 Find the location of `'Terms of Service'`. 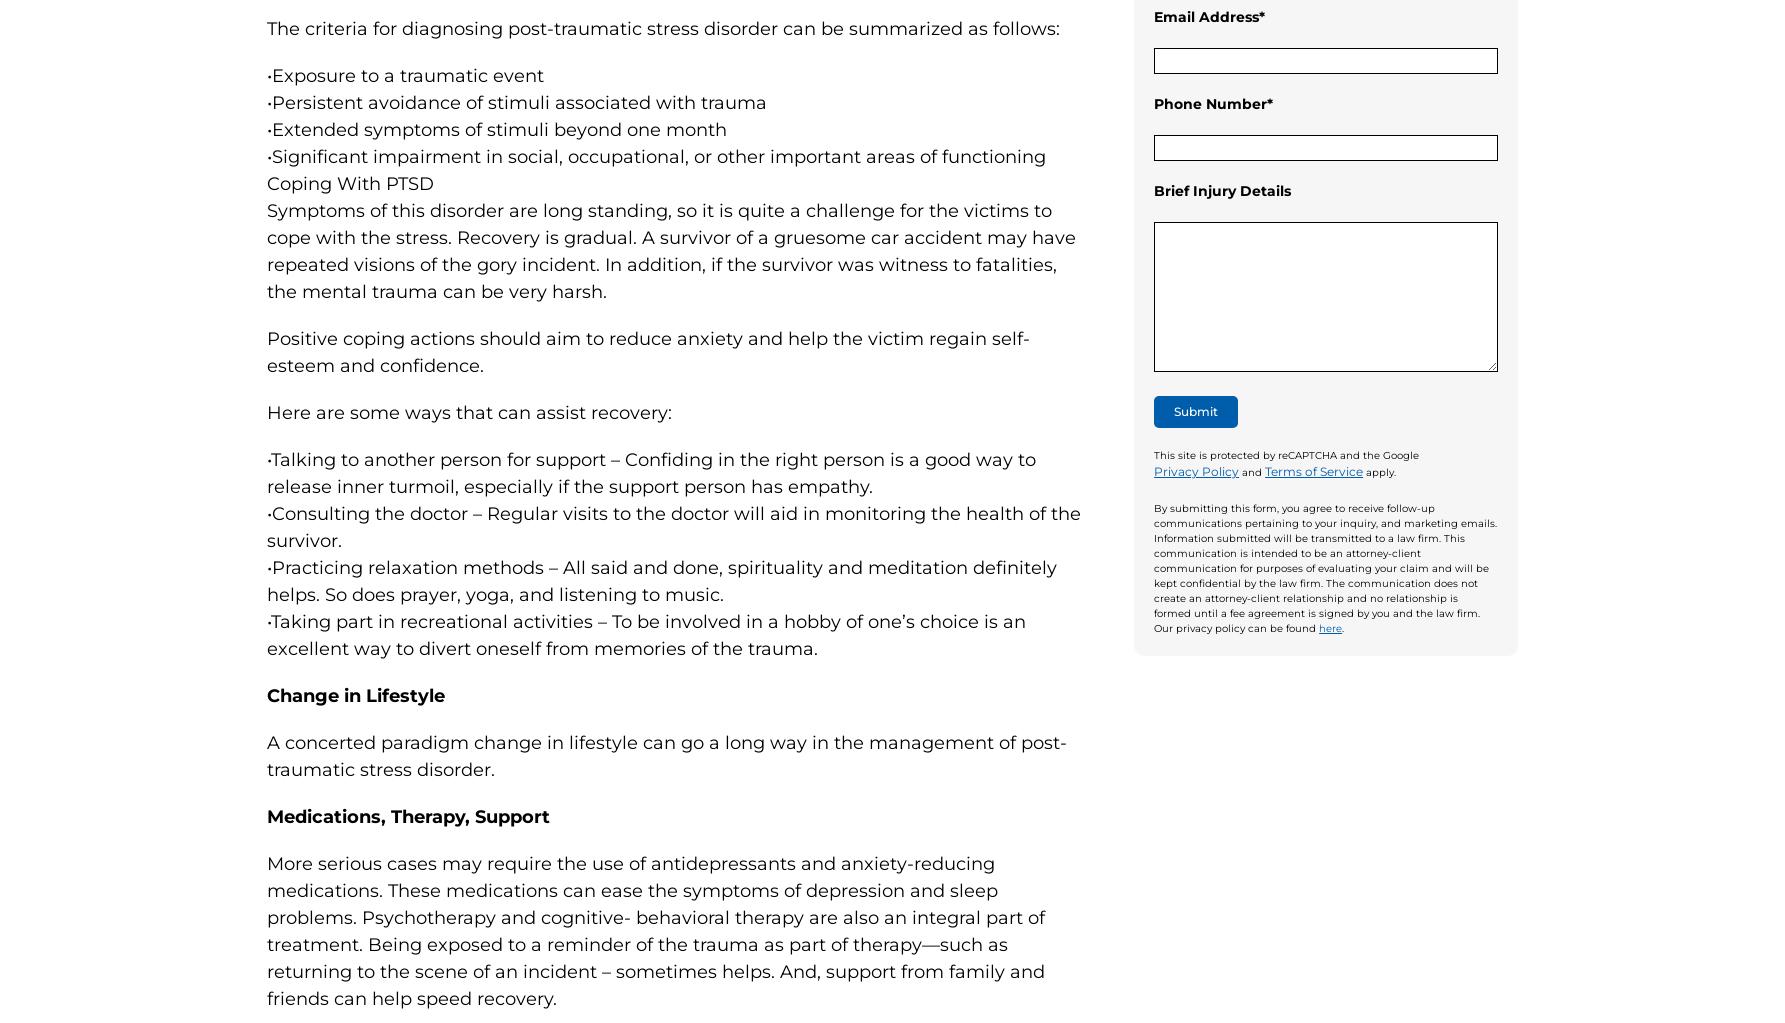

'Terms of Service' is located at coordinates (1313, 470).